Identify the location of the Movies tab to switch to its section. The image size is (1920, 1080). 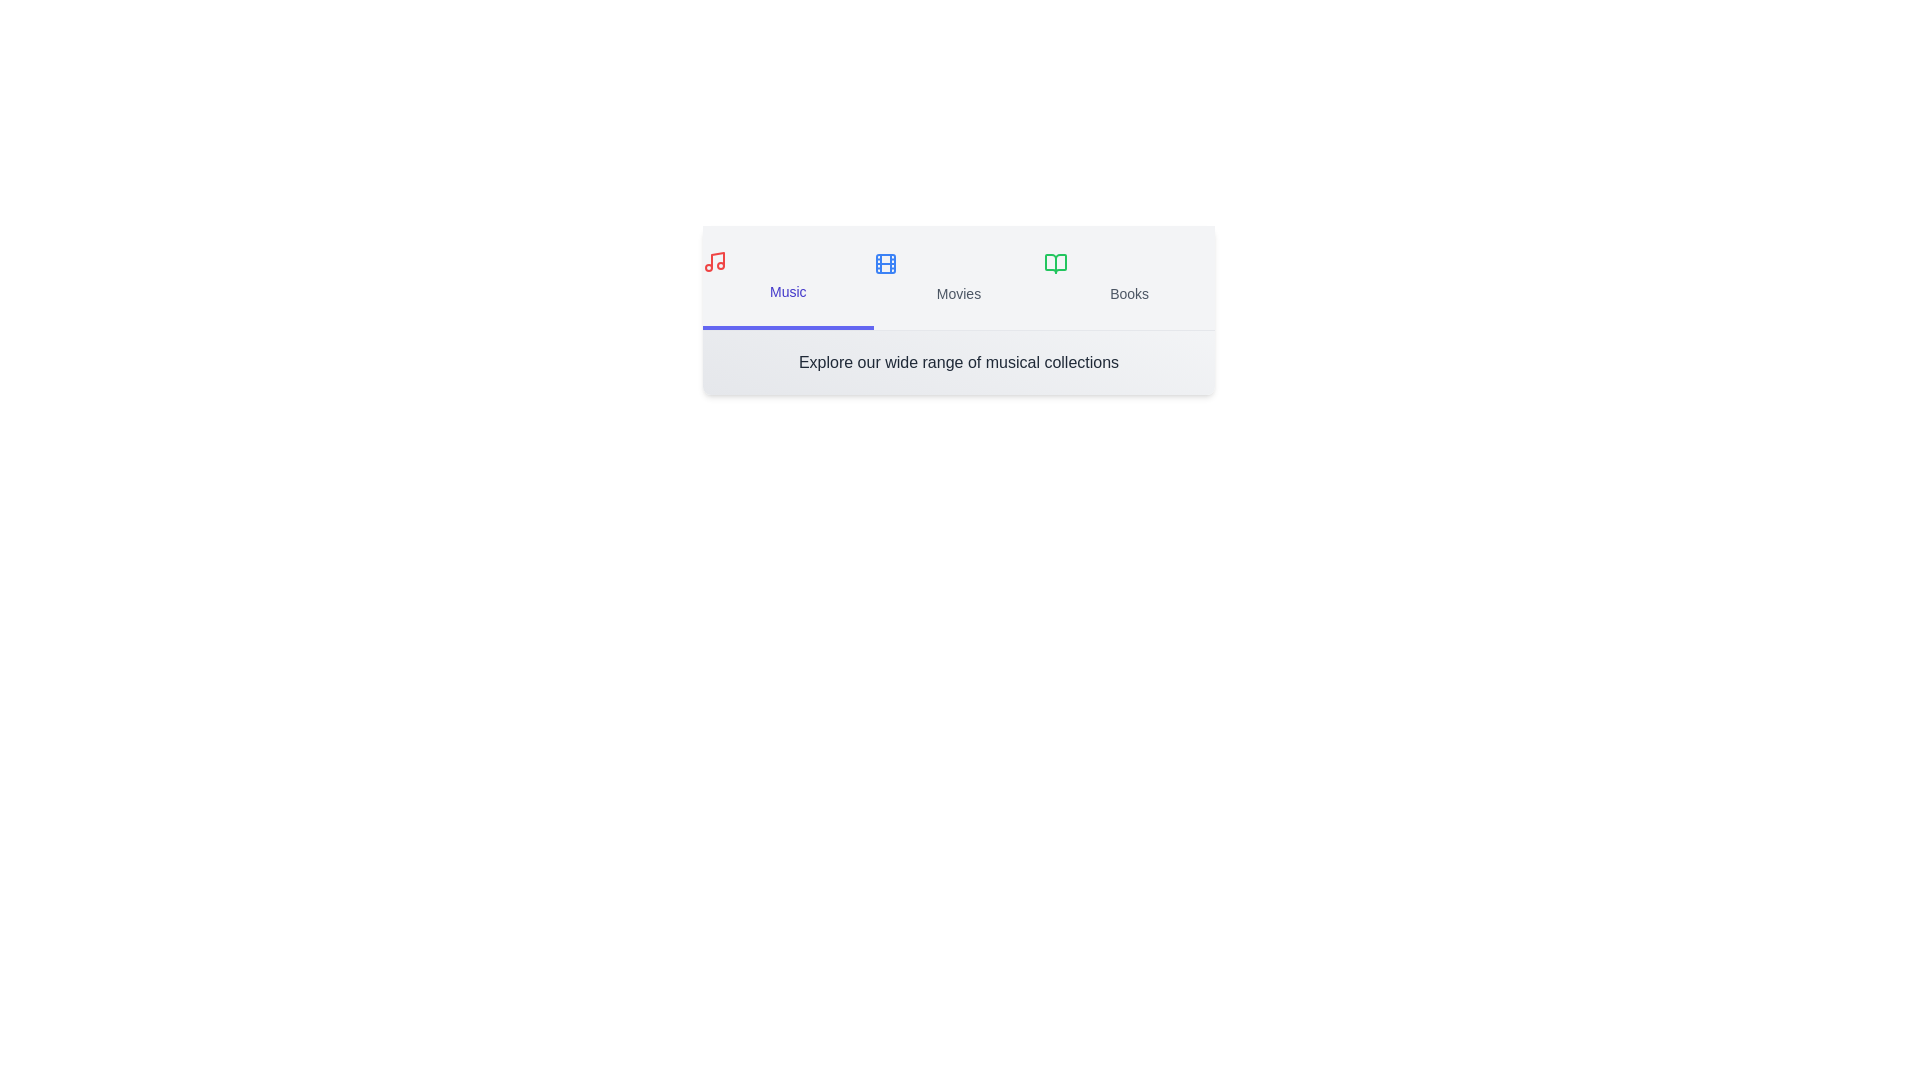
(958, 277).